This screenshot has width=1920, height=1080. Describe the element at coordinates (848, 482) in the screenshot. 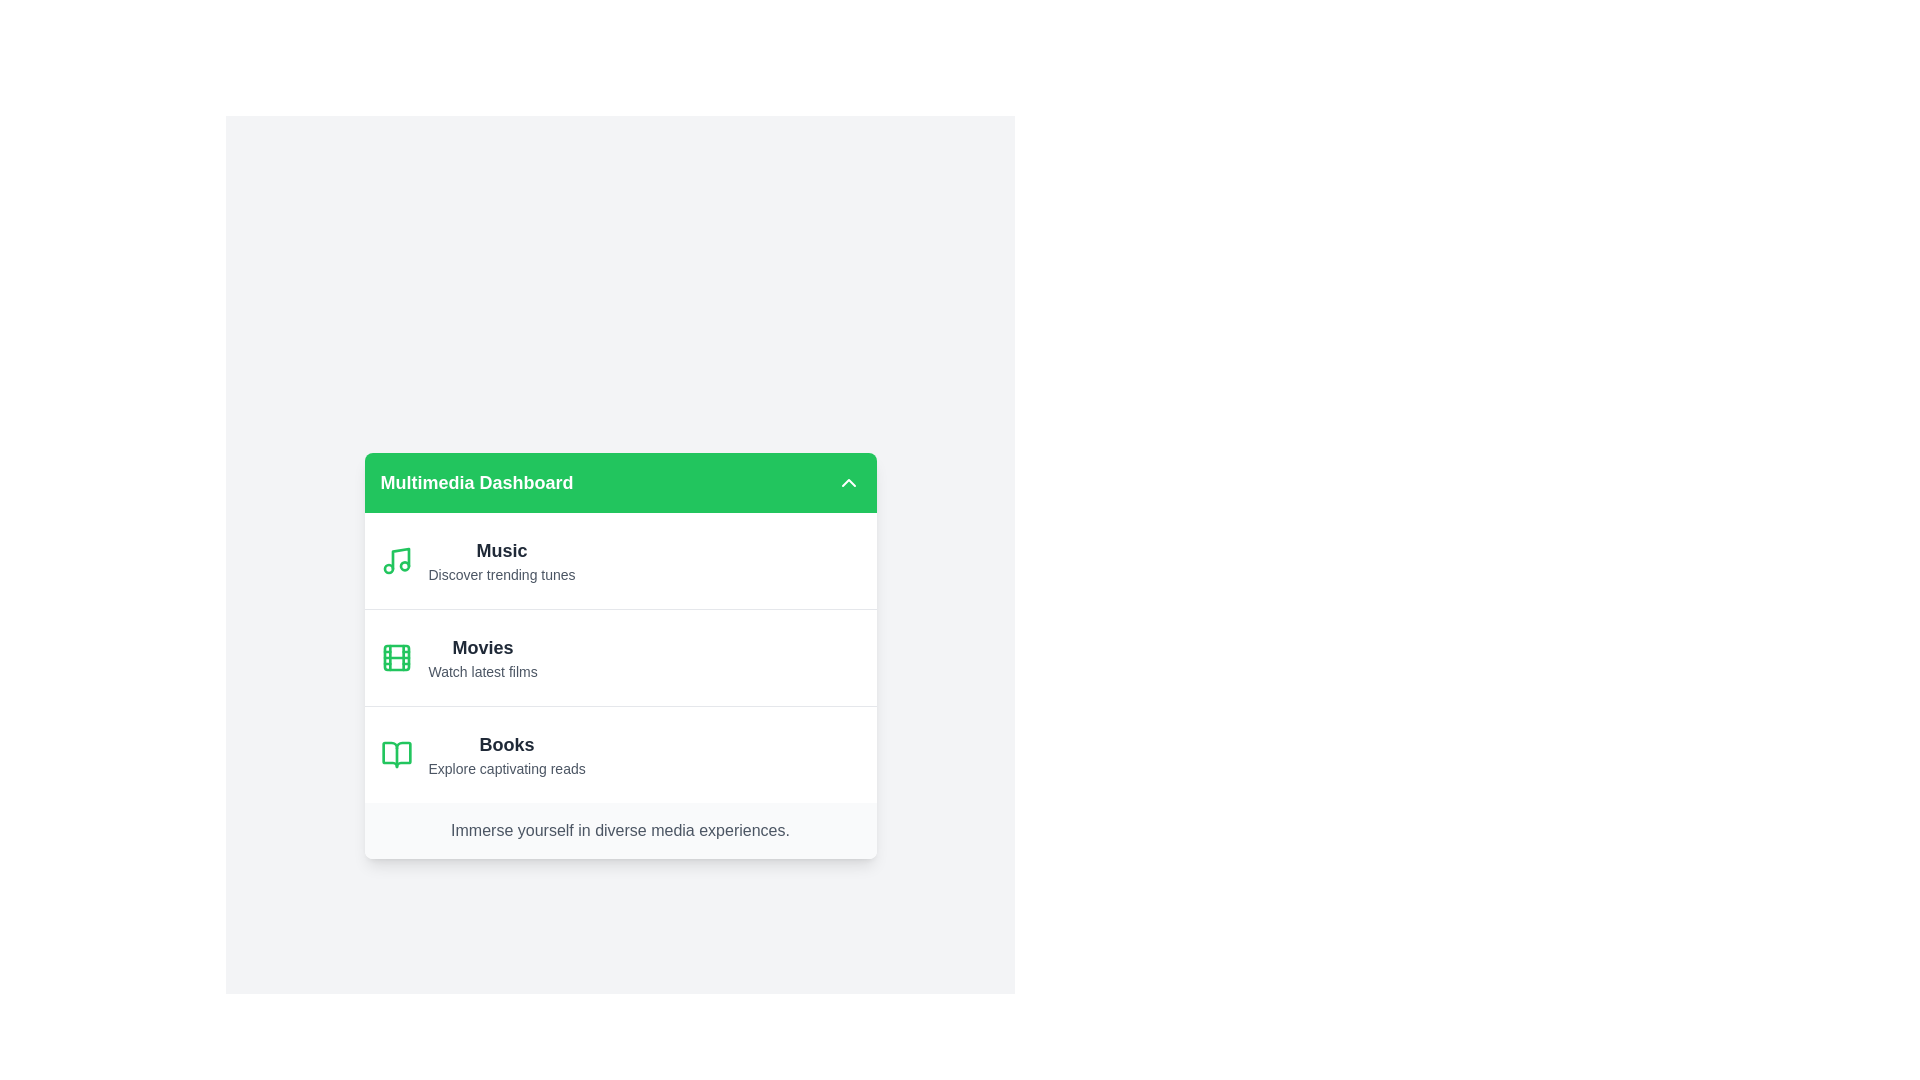

I see `the header button to toggle the menu visibility` at that location.